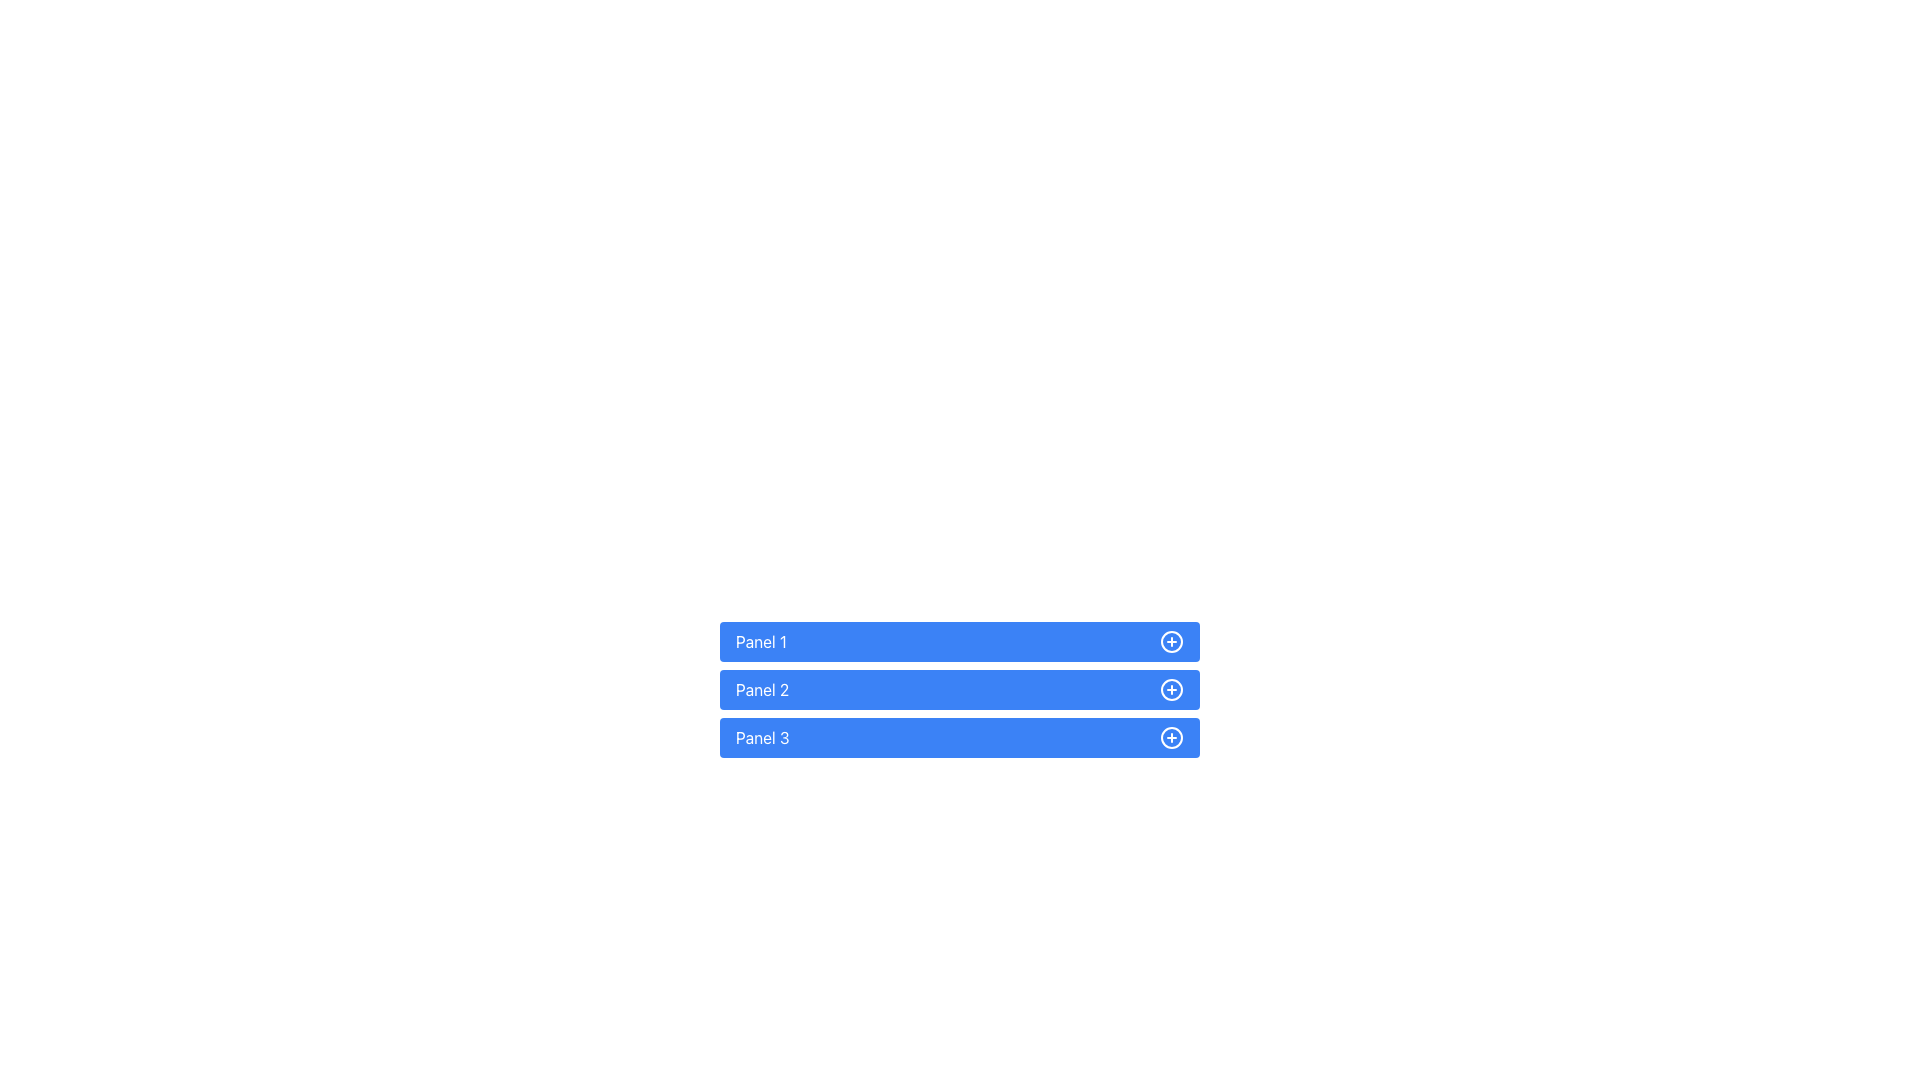 This screenshot has width=1920, height=1080. I want to click on the blue rectangular panel labeled 'Panel 1', so click(960, 641).